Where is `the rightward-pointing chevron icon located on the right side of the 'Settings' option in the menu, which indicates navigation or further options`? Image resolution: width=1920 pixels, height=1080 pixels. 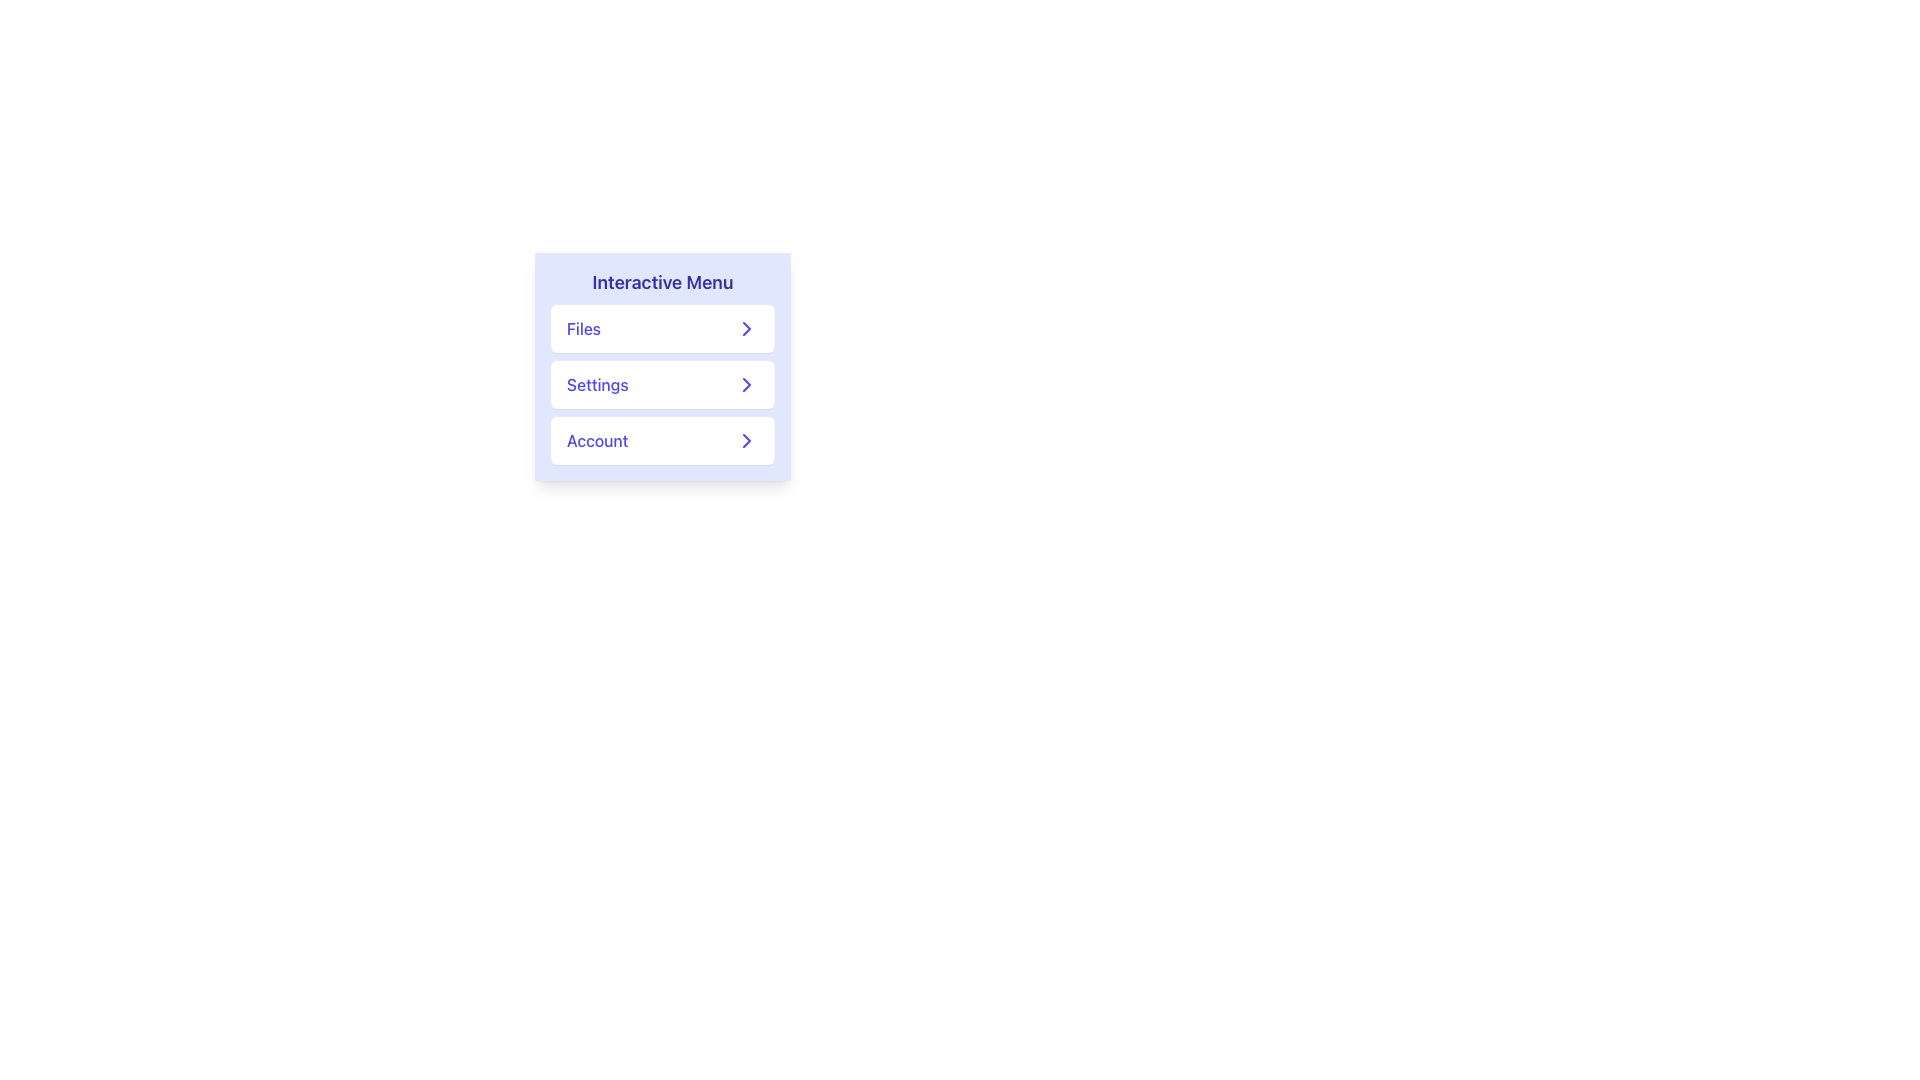 the rightward-pointing chevron icon located on the right side of the 'Settings' option in the menu, which indicates navigation or further options is located at coordinates (746, 385).